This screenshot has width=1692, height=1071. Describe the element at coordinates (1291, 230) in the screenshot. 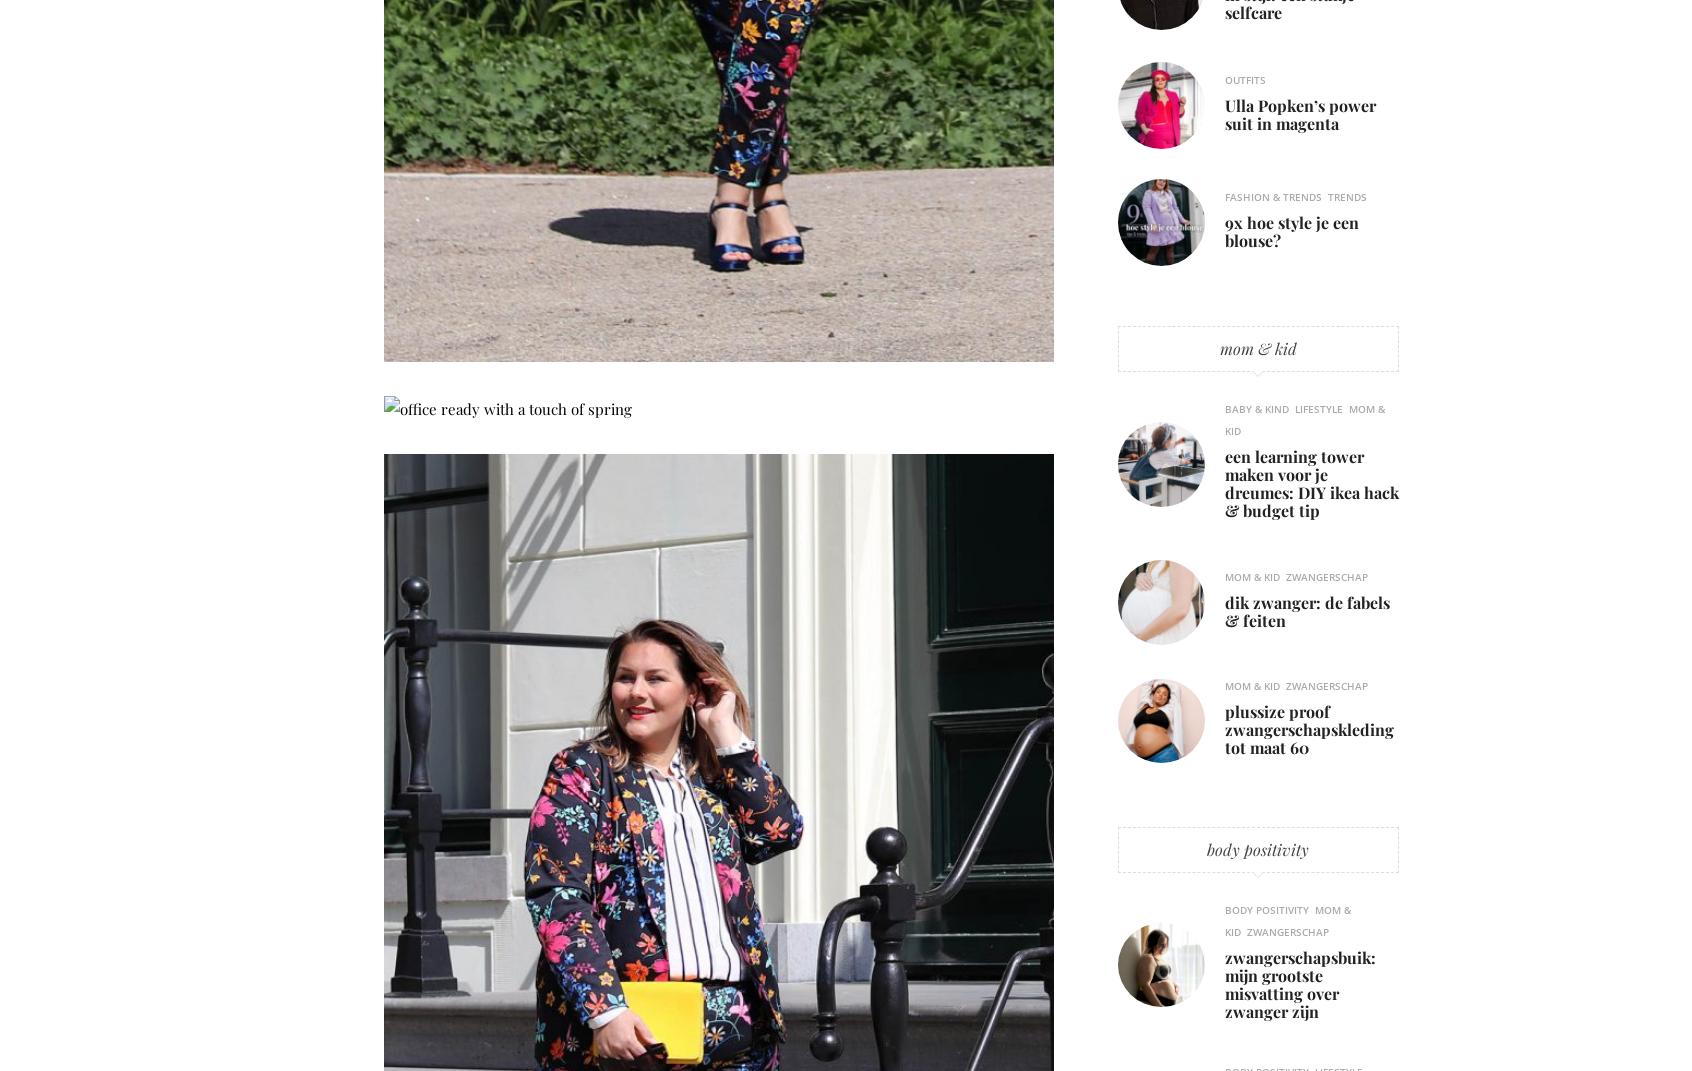

I see `'9x hoe style je een blouse?'` at that location.